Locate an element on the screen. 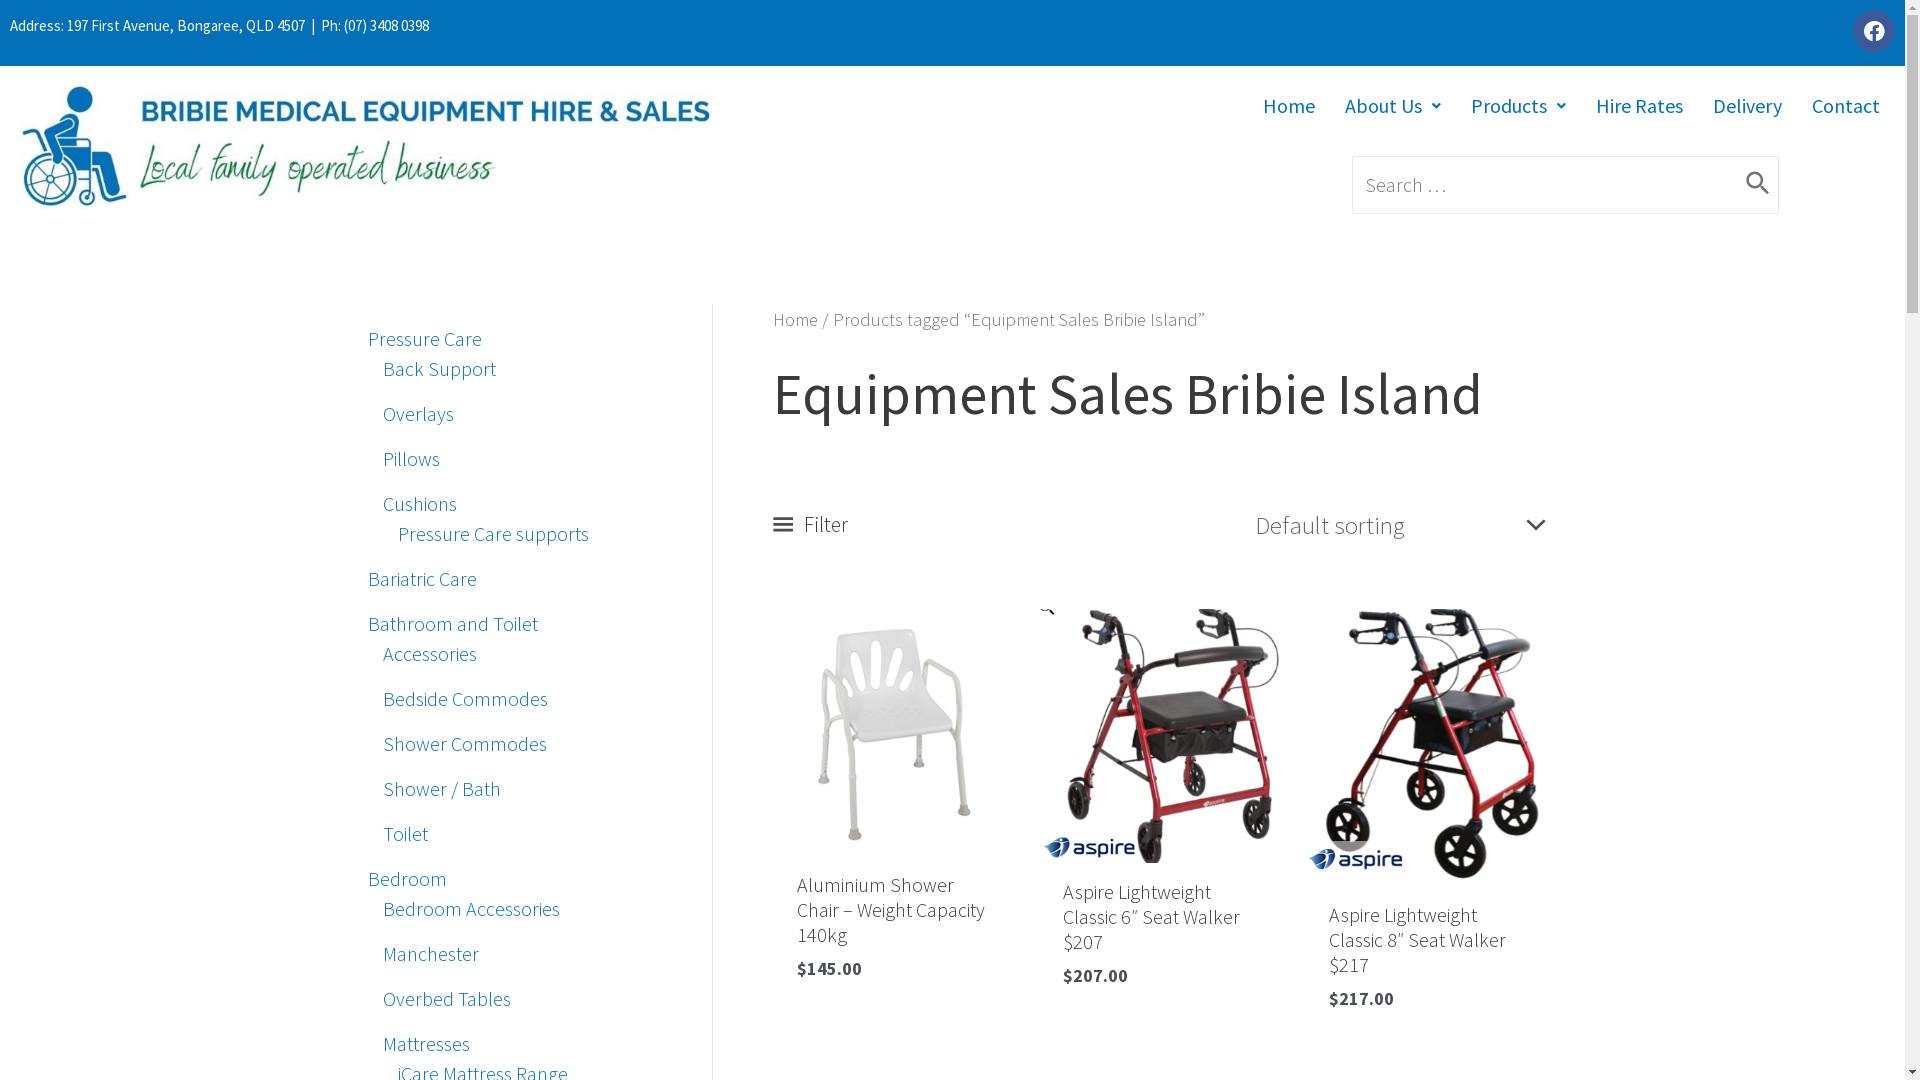 This screenshot has height=1080, width=1920. 'About Us' is located at coordinates (1391, 105).